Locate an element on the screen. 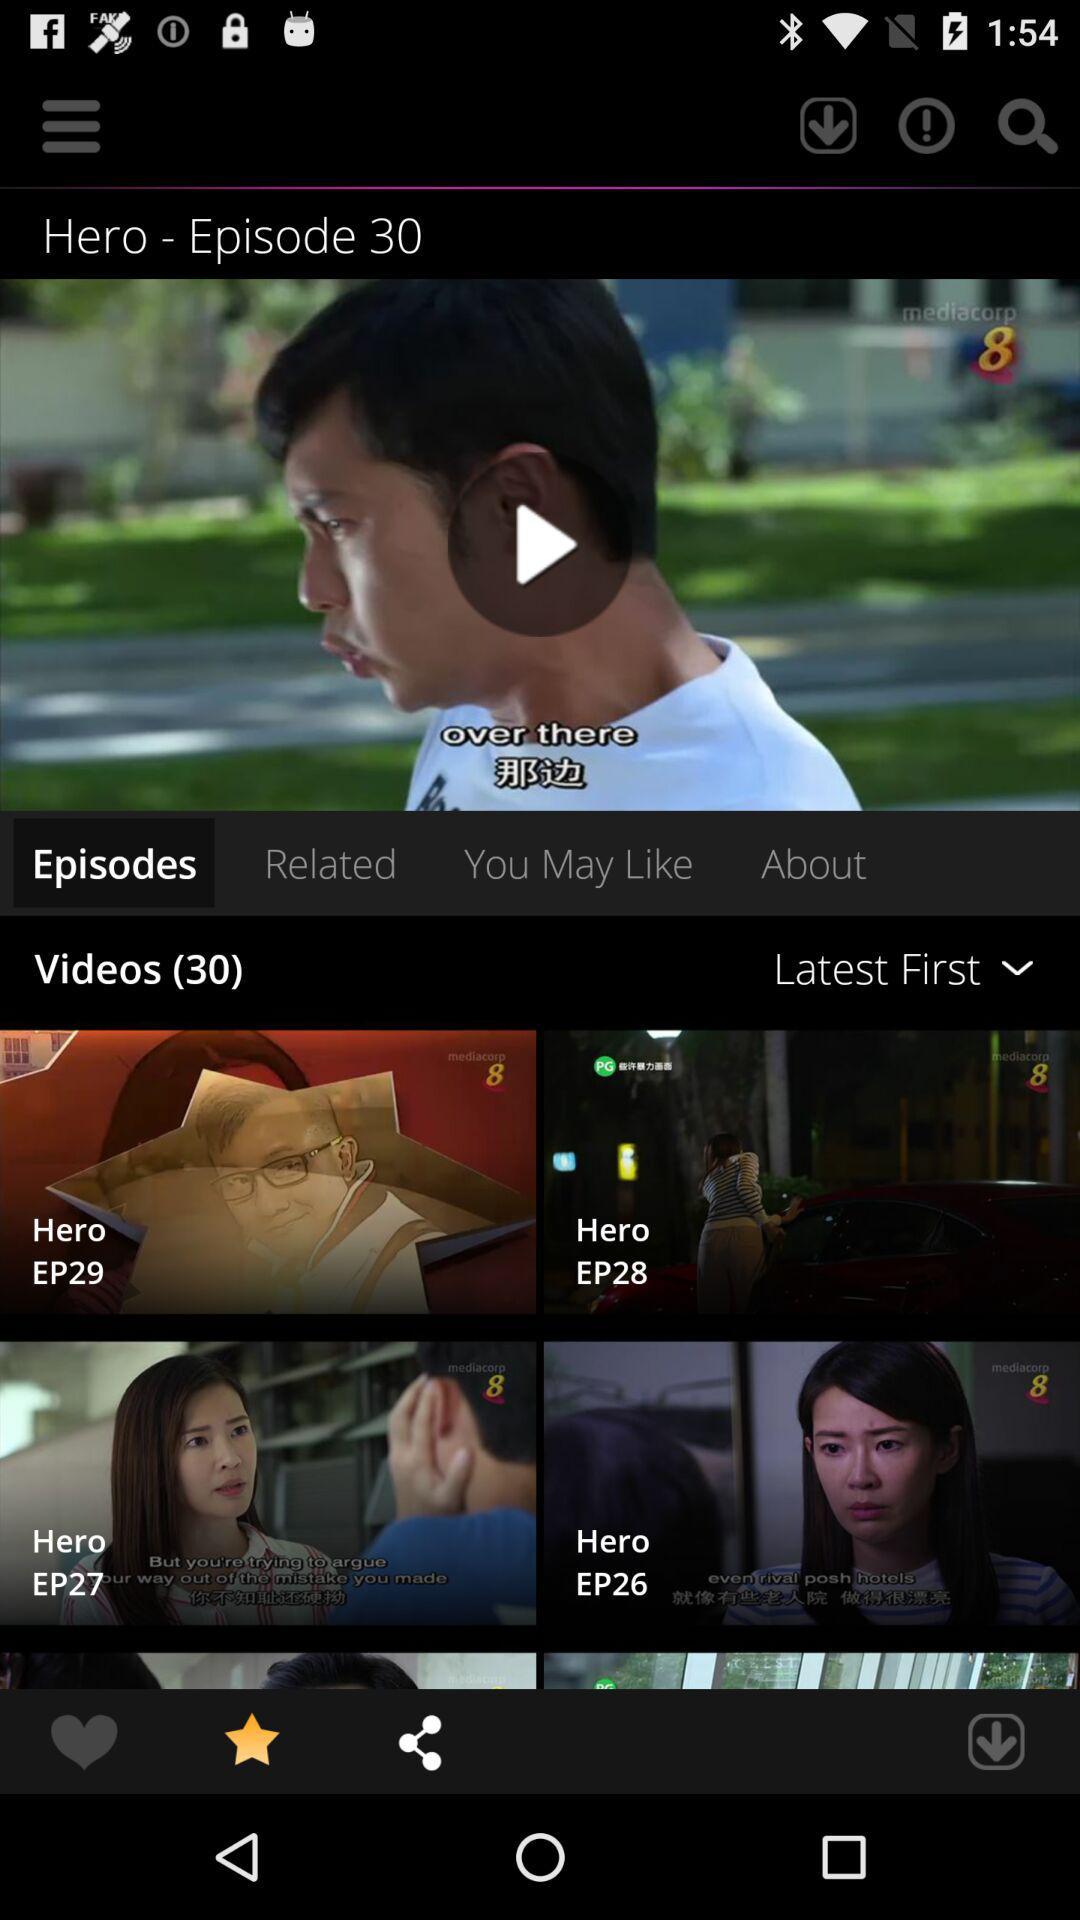 This screenshot has height=1920, width=1080. the icon next to latest first item is located at coordinates (329, 862).